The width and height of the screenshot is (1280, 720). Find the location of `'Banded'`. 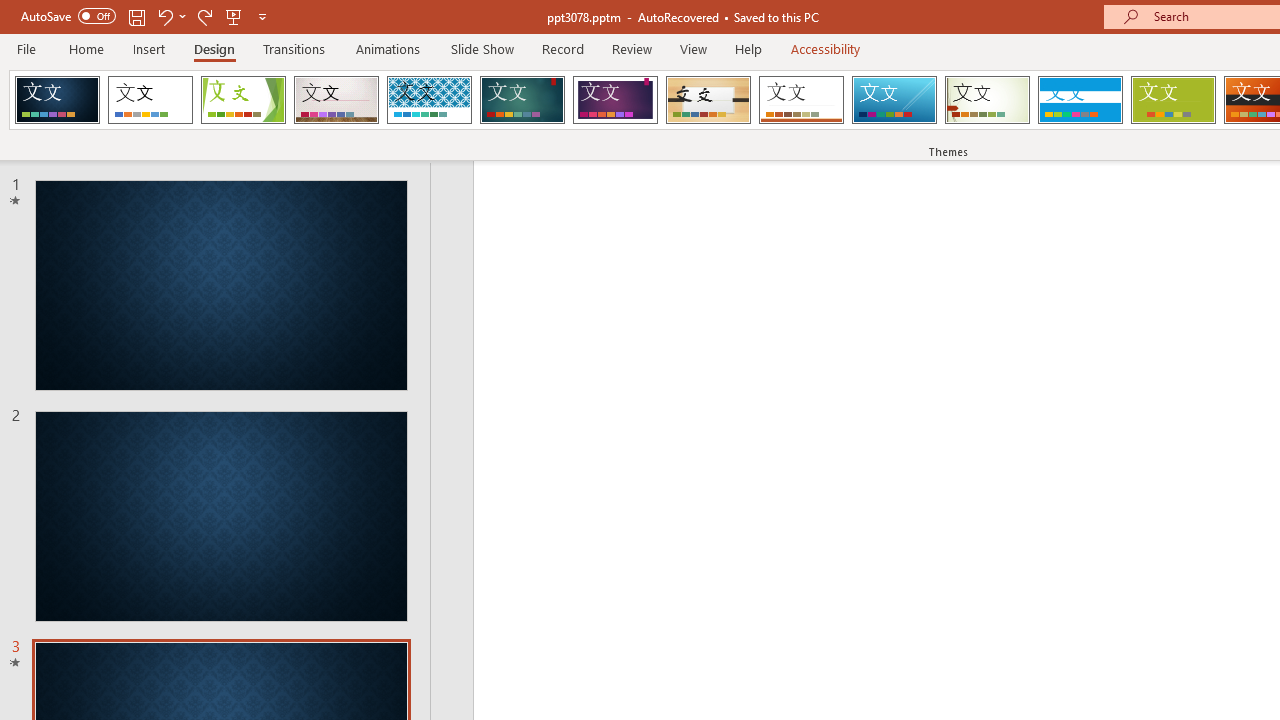

'Banded' is located at coordinates (1079, 100).